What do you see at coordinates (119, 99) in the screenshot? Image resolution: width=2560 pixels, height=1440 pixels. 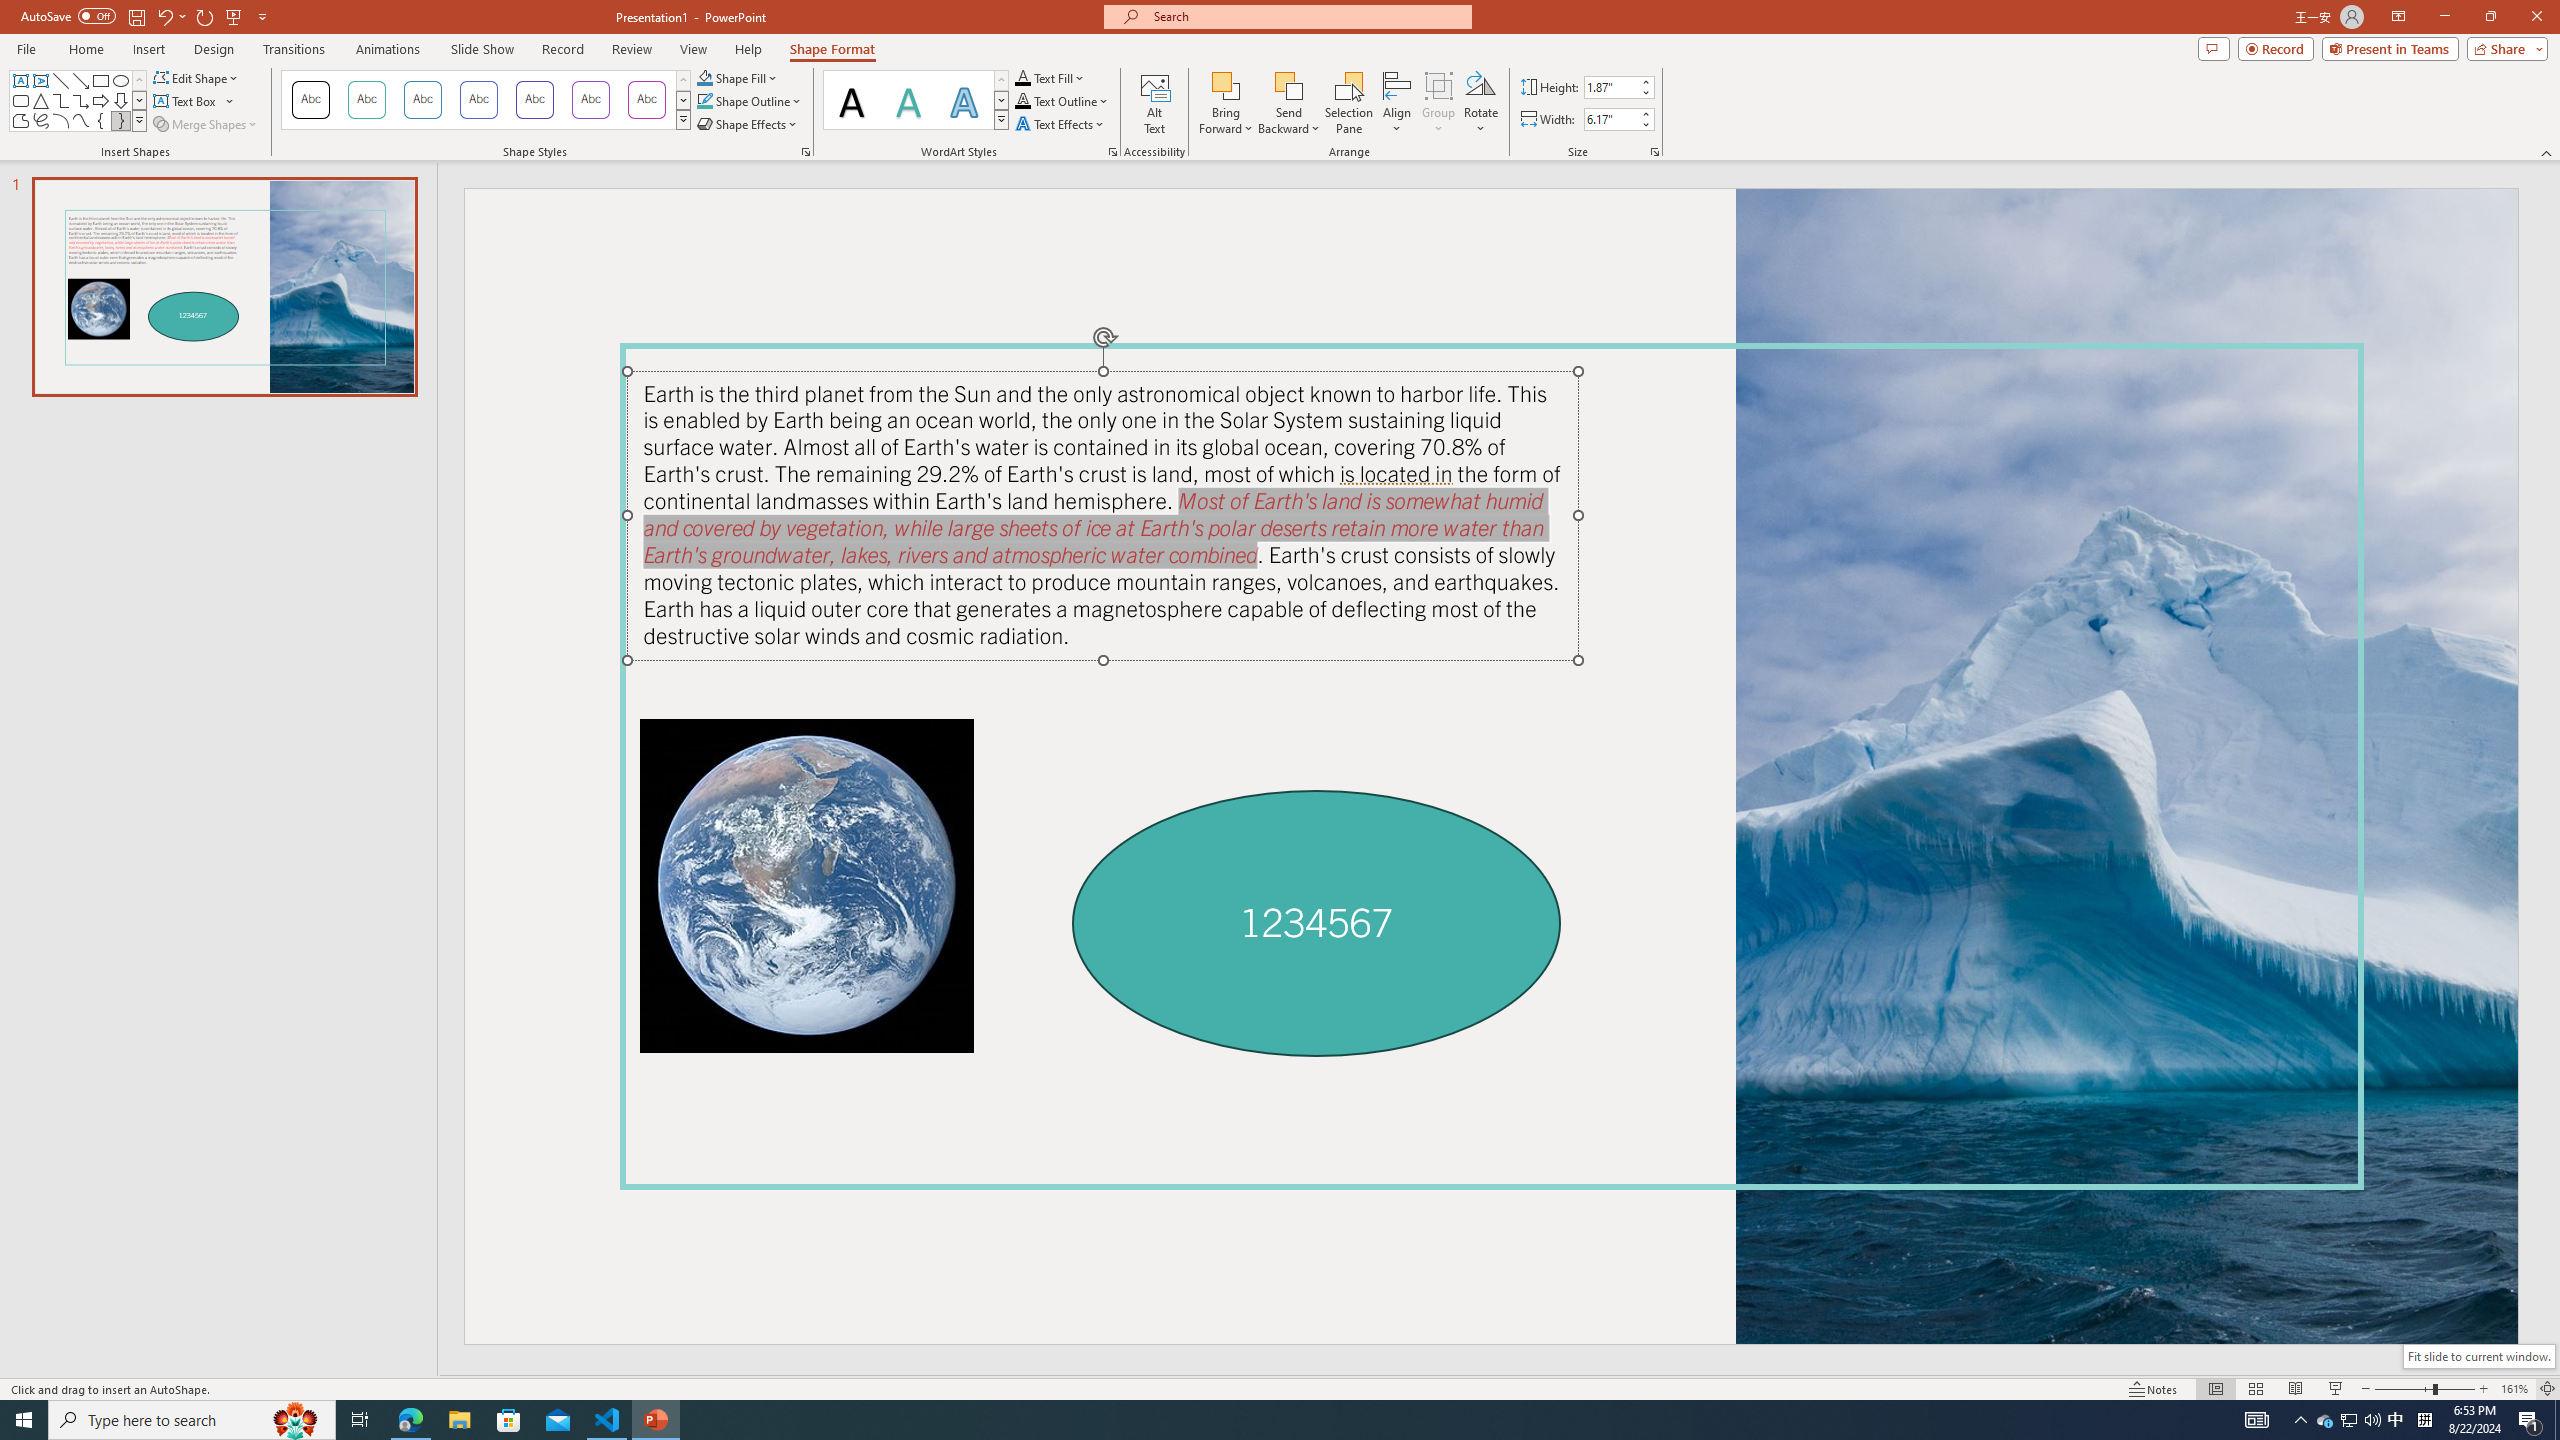 I see `'Arrow: Down'` at bounding box center [119, 99].